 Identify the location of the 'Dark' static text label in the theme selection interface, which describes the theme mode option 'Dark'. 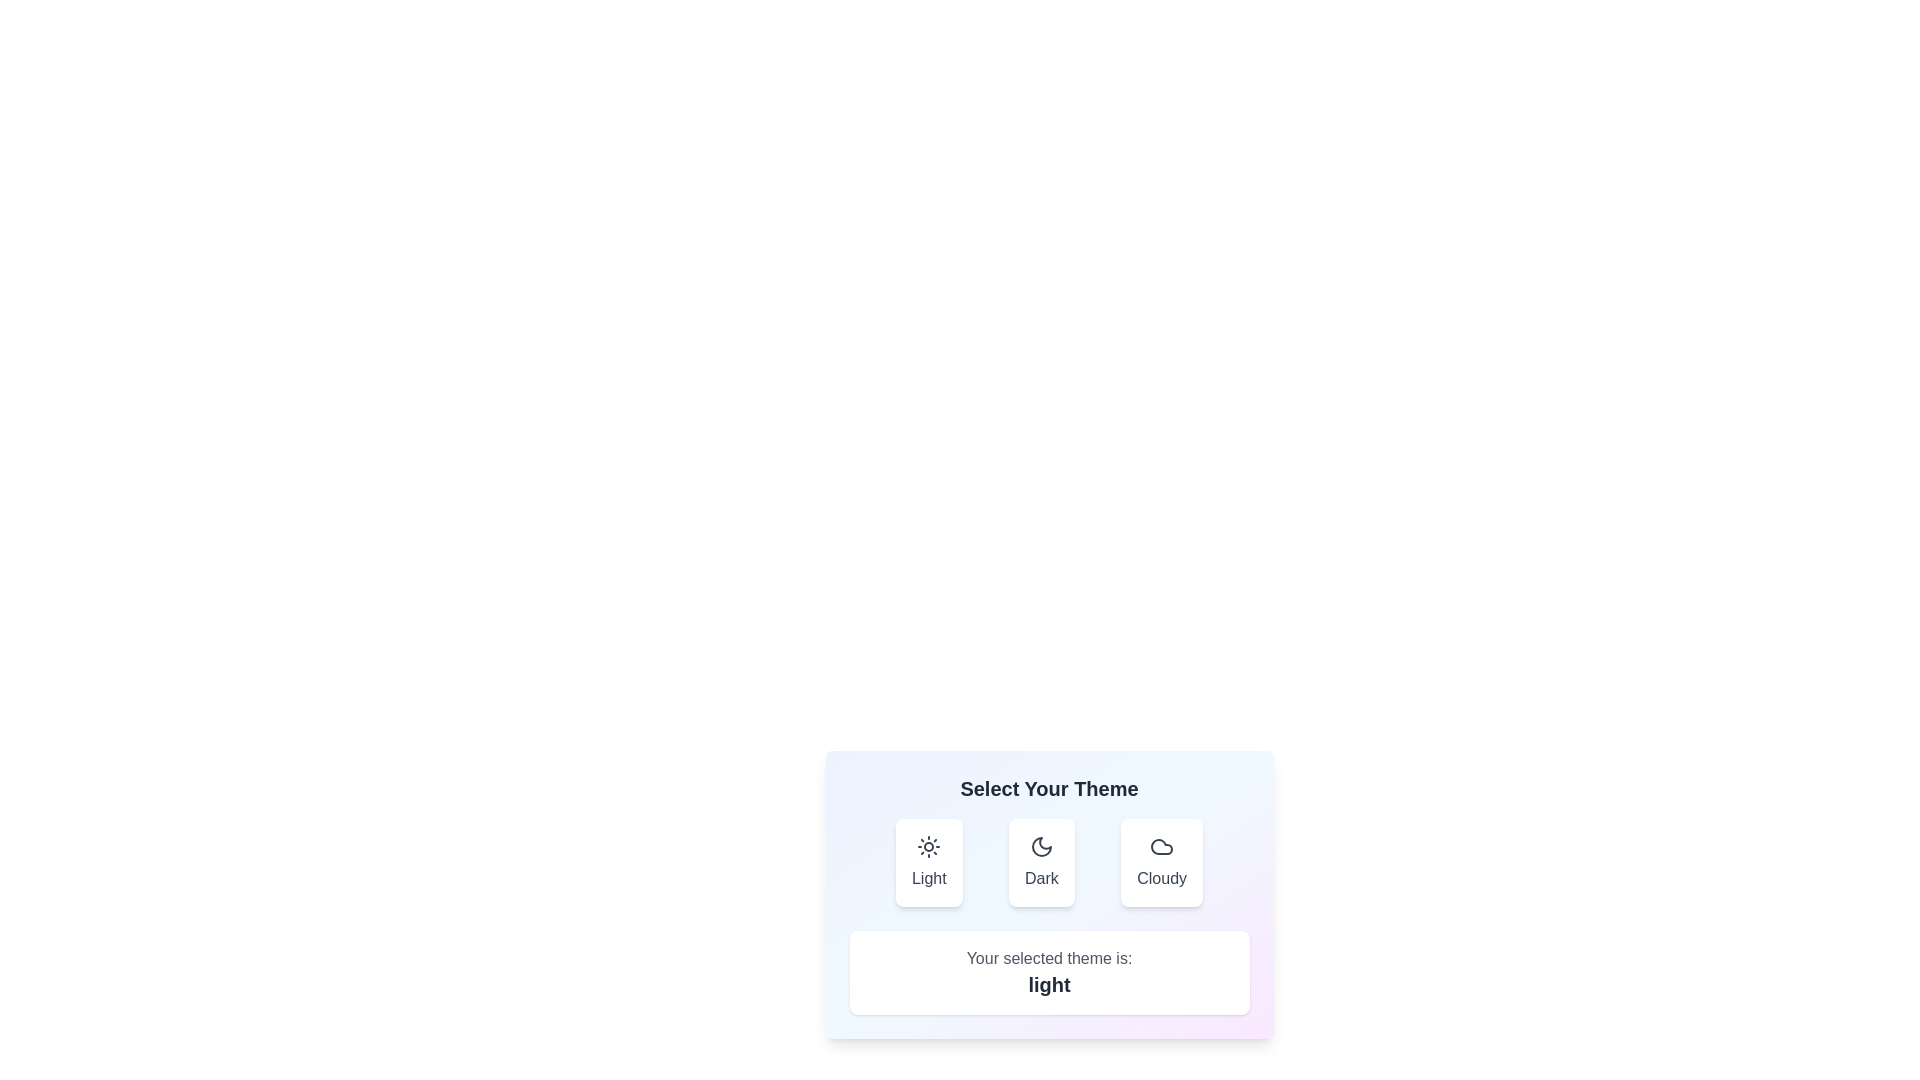
(1040, 878).